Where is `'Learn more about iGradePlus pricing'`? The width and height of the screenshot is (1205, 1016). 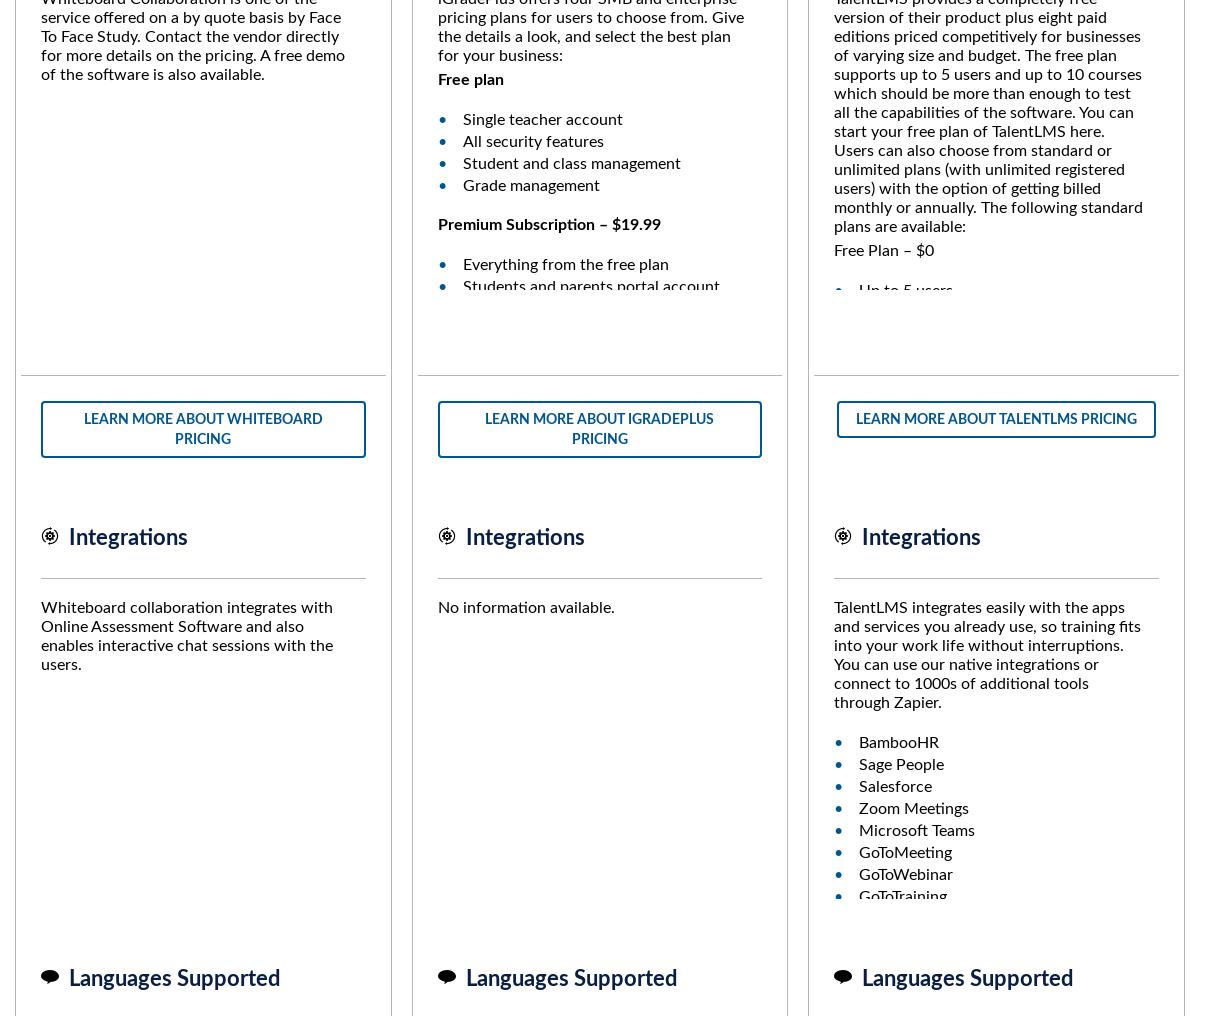
'Learn more about iGradePlus pricing' is located at coordinates (598, 427).